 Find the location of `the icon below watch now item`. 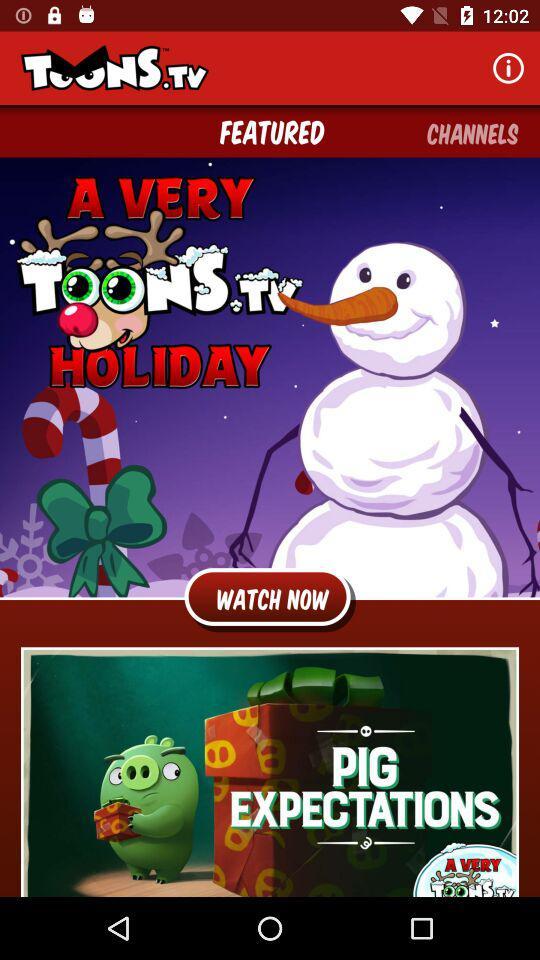

the icon below watch now item is located at coordinates (270, 771).